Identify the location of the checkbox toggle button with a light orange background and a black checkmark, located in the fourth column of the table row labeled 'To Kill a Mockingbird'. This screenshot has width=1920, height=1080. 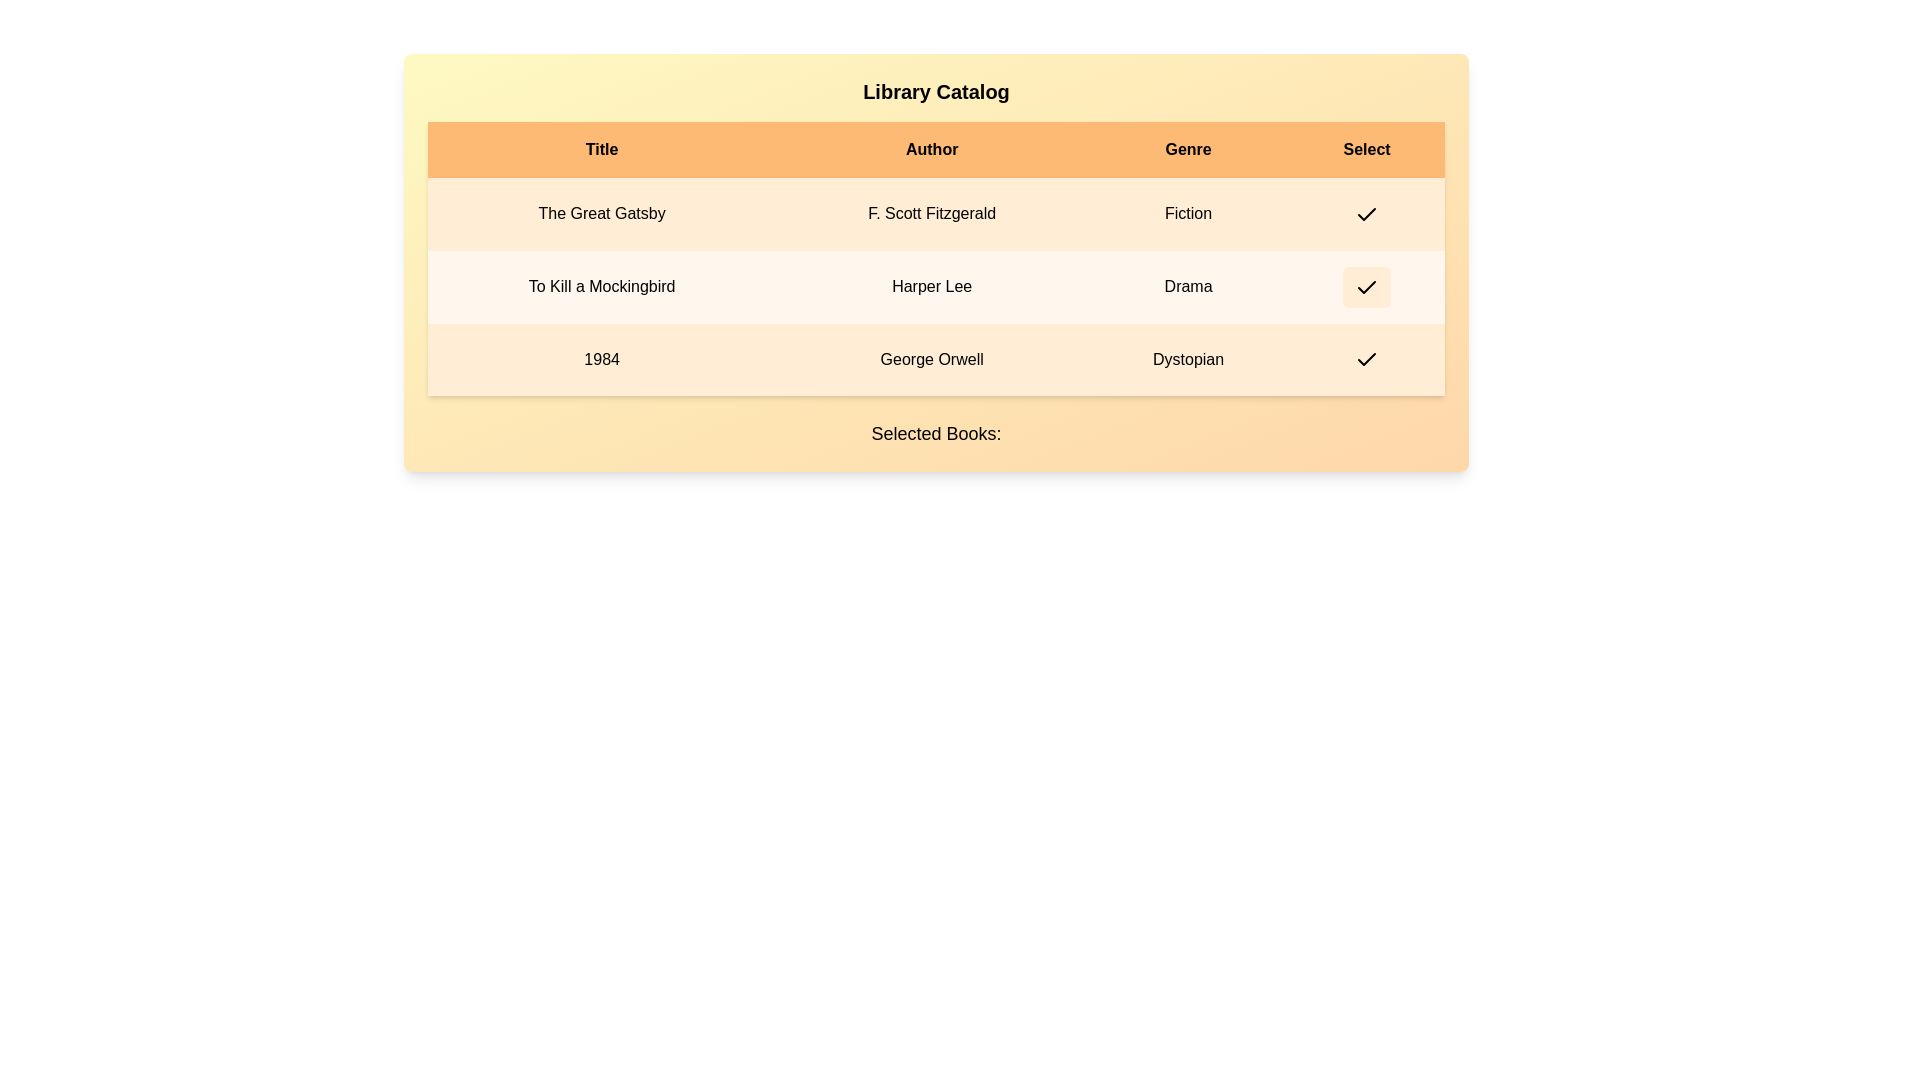
(1366, 287).